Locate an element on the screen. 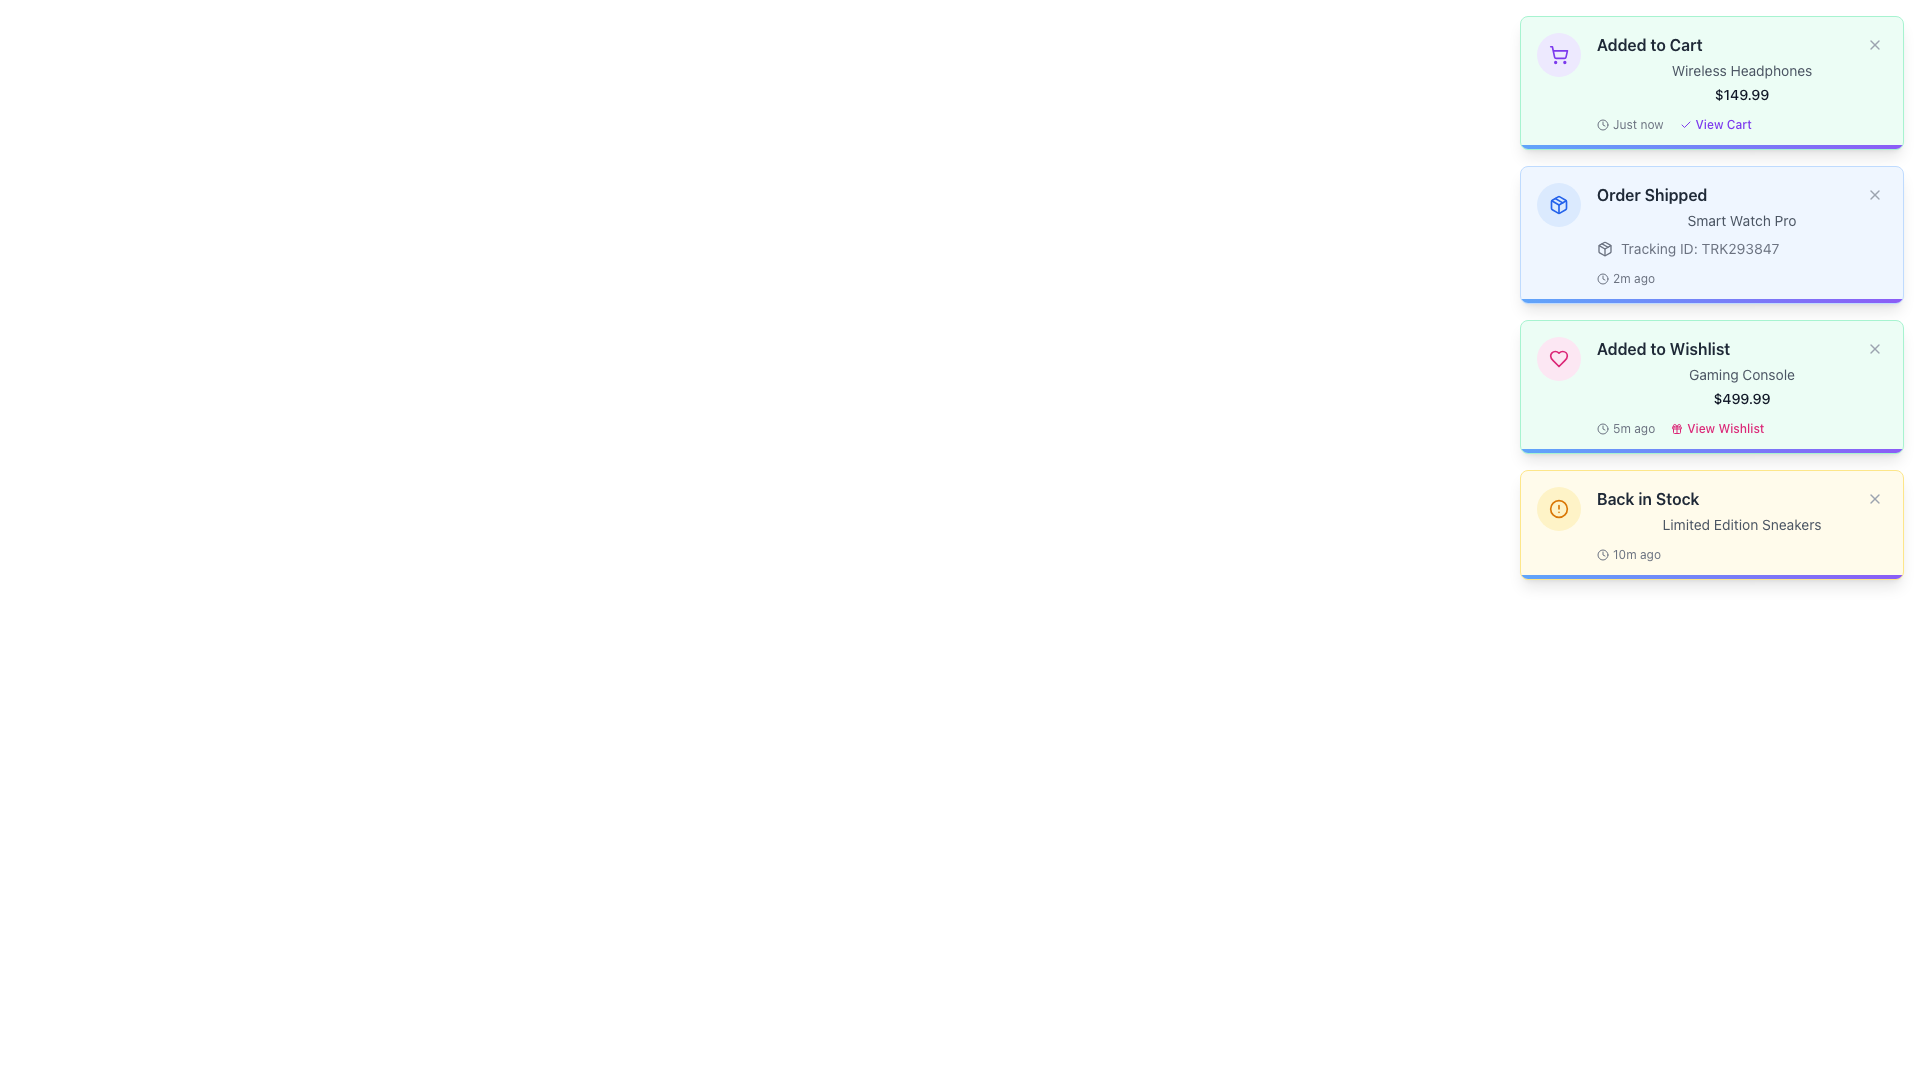 The height and width of the screenshot is (1080, 1920). the compact circular button with a small X icon in the top-right corner of the 'Back in Stock' notification is located at coordinates (1874, 497).